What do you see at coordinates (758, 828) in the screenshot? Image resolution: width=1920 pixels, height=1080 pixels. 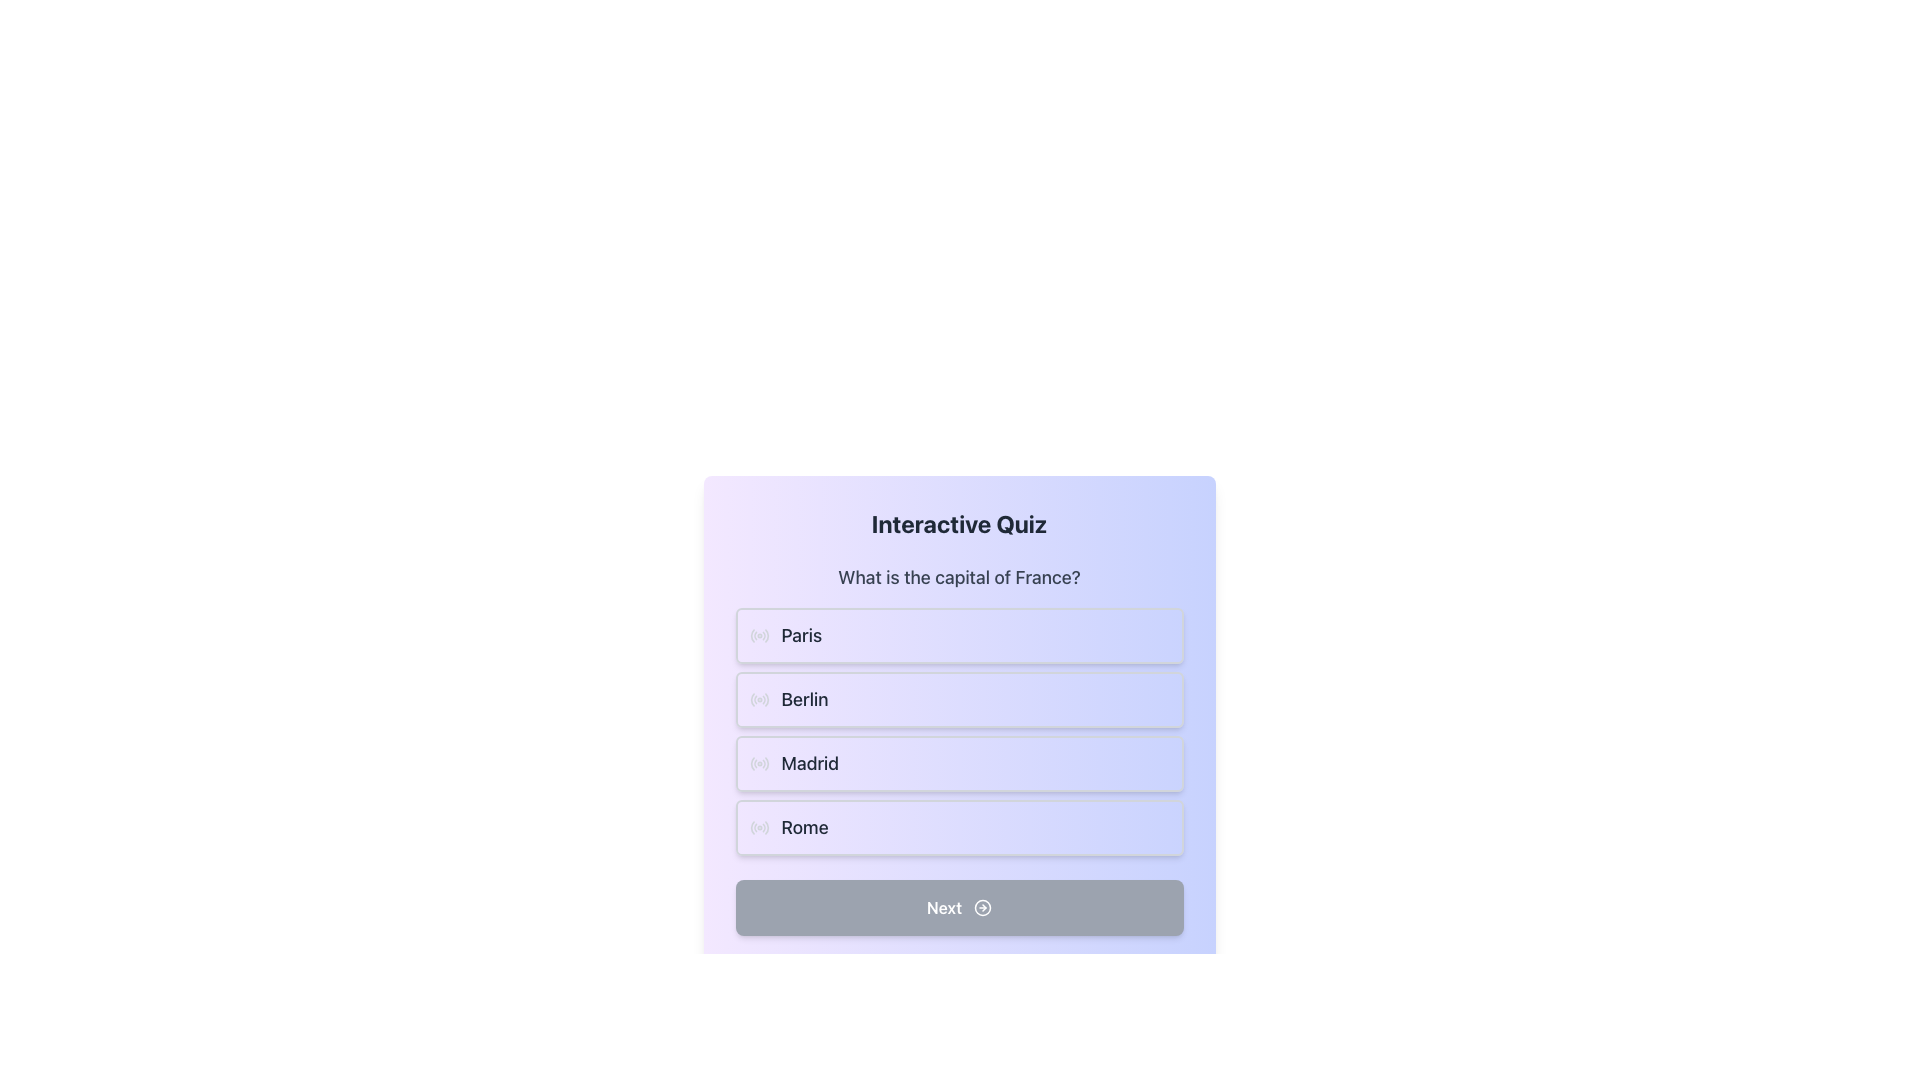 I see `the radio button indicating the selection status for the option 'Rome' in the multiple-choice quiz` at bounding box center [758, 828].